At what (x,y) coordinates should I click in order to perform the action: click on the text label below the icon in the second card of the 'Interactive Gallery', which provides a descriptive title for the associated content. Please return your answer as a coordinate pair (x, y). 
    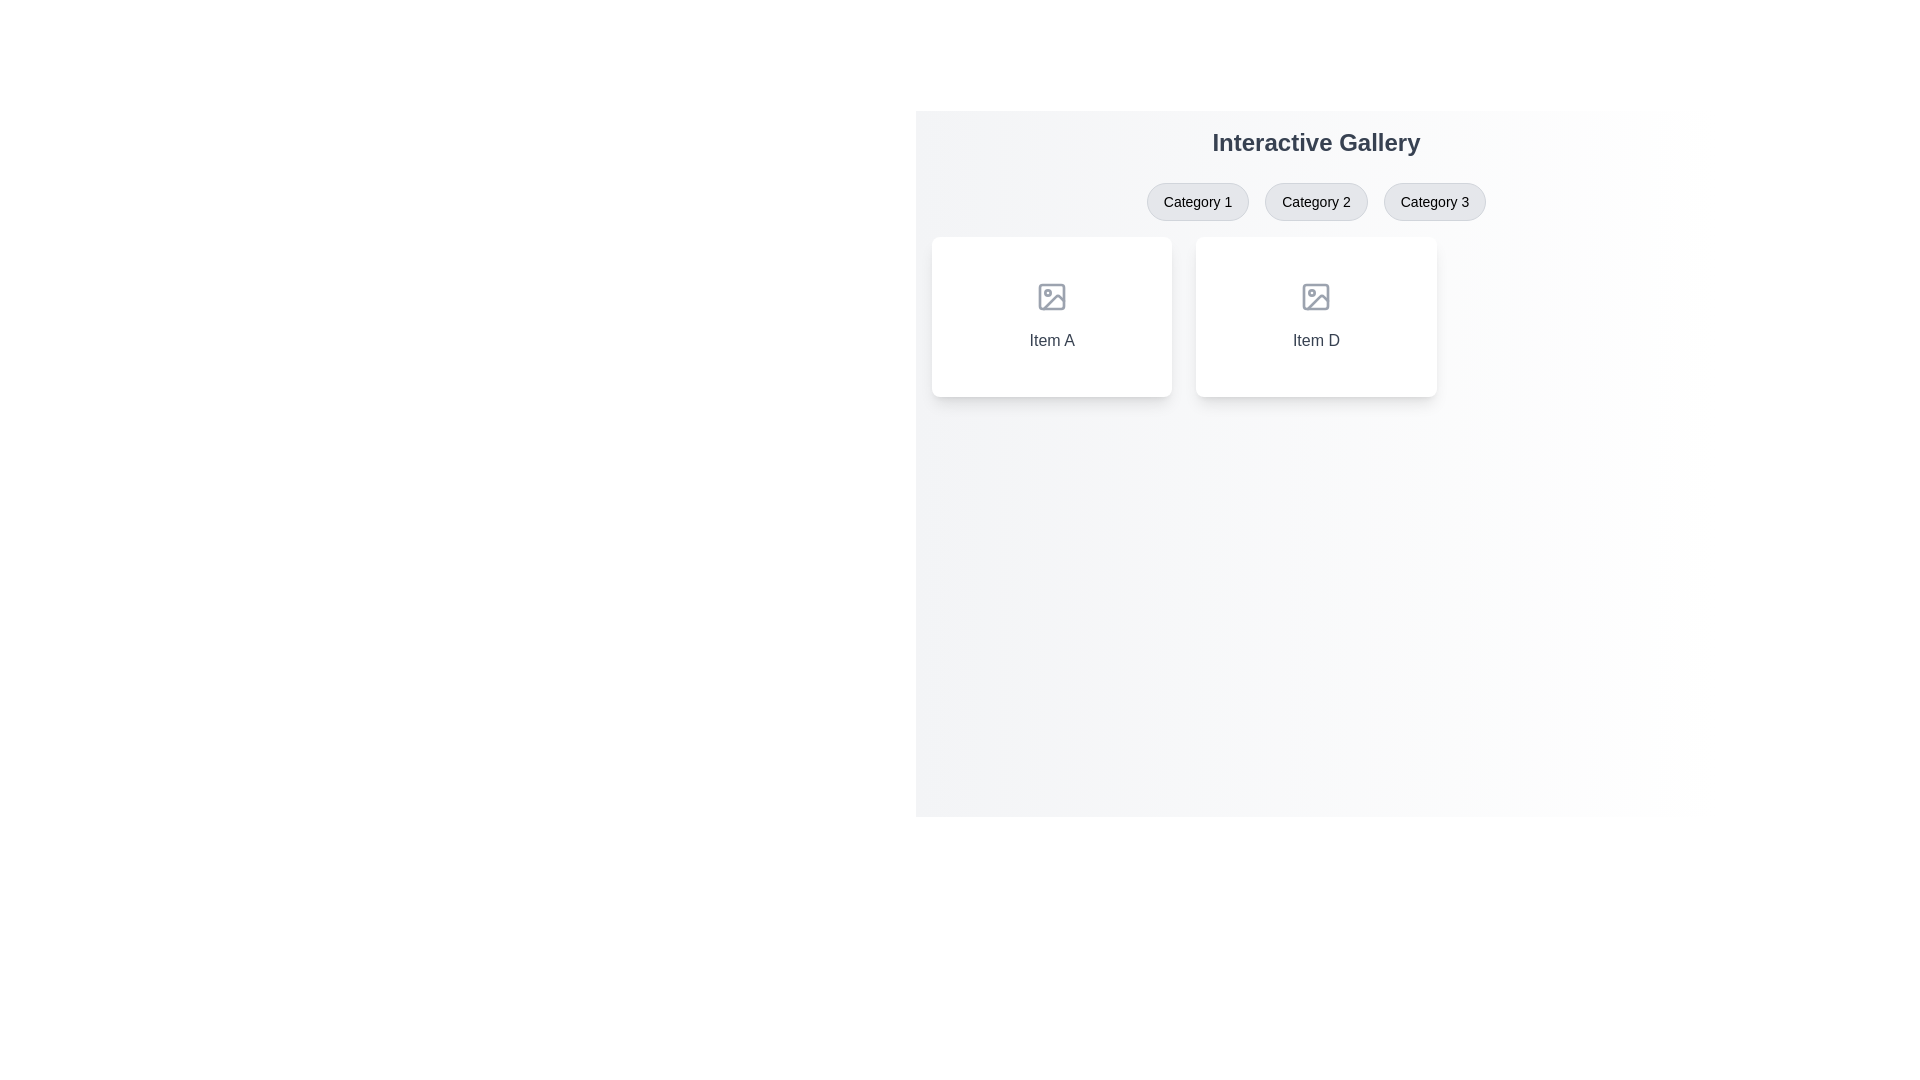
    Looking at the image, I should click on (1316, 339).